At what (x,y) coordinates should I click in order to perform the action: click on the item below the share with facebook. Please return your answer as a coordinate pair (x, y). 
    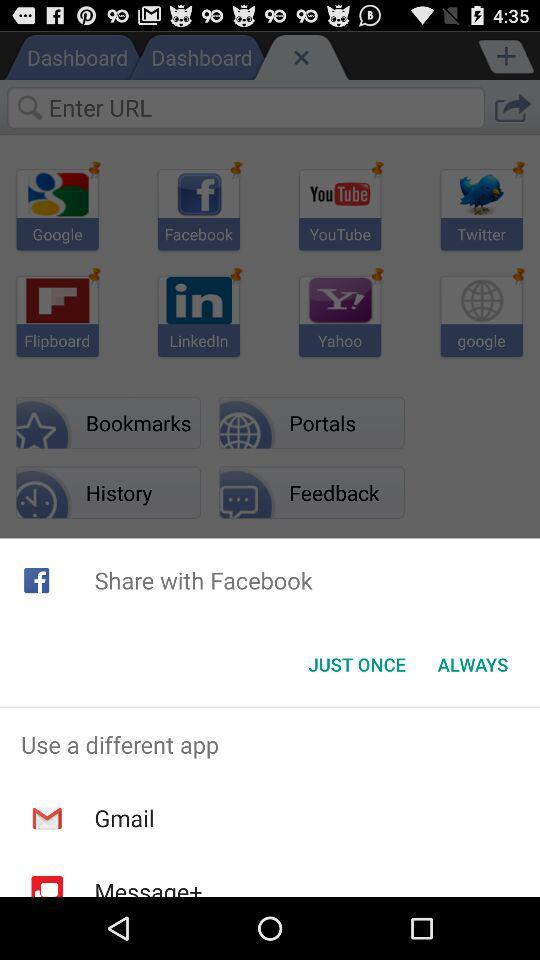
    Looking at the image, I should click on (356, 664).